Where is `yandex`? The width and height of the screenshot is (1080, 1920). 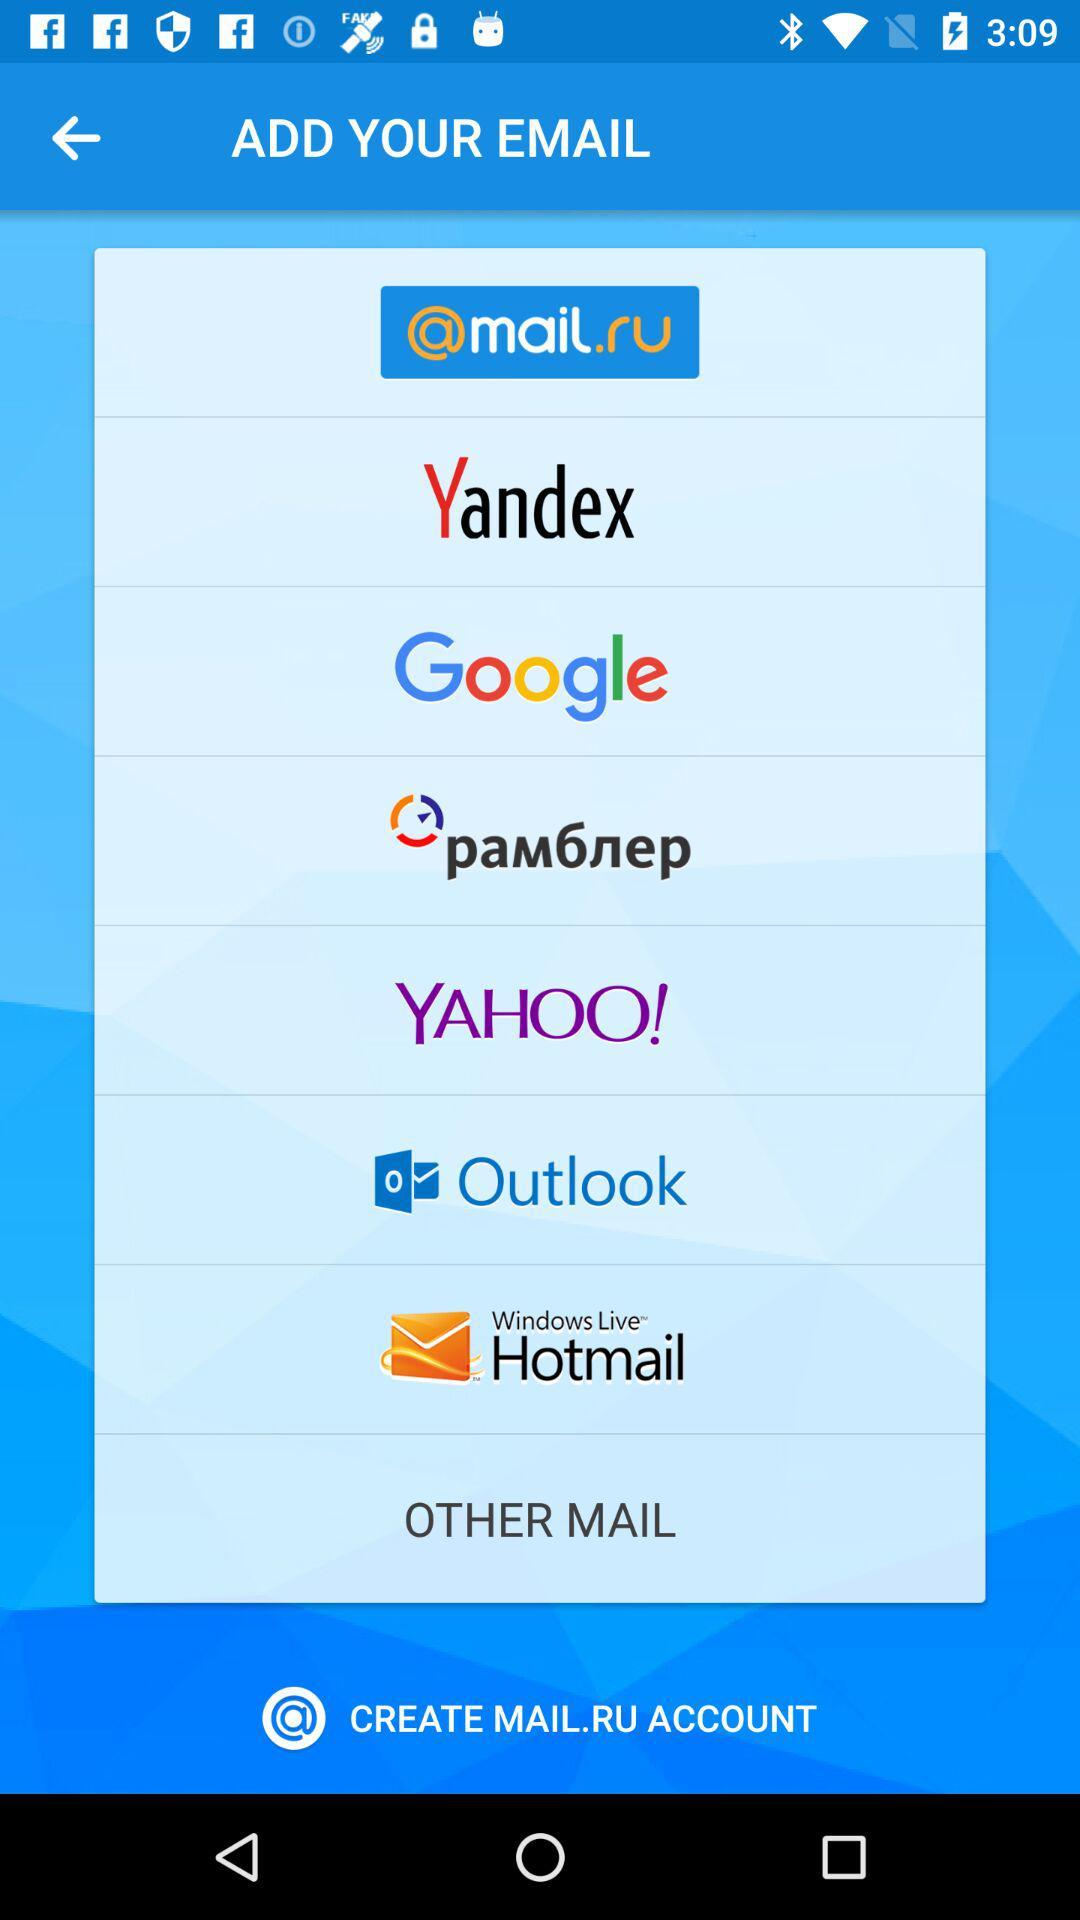
yandex is located at coordinates (540, 501).